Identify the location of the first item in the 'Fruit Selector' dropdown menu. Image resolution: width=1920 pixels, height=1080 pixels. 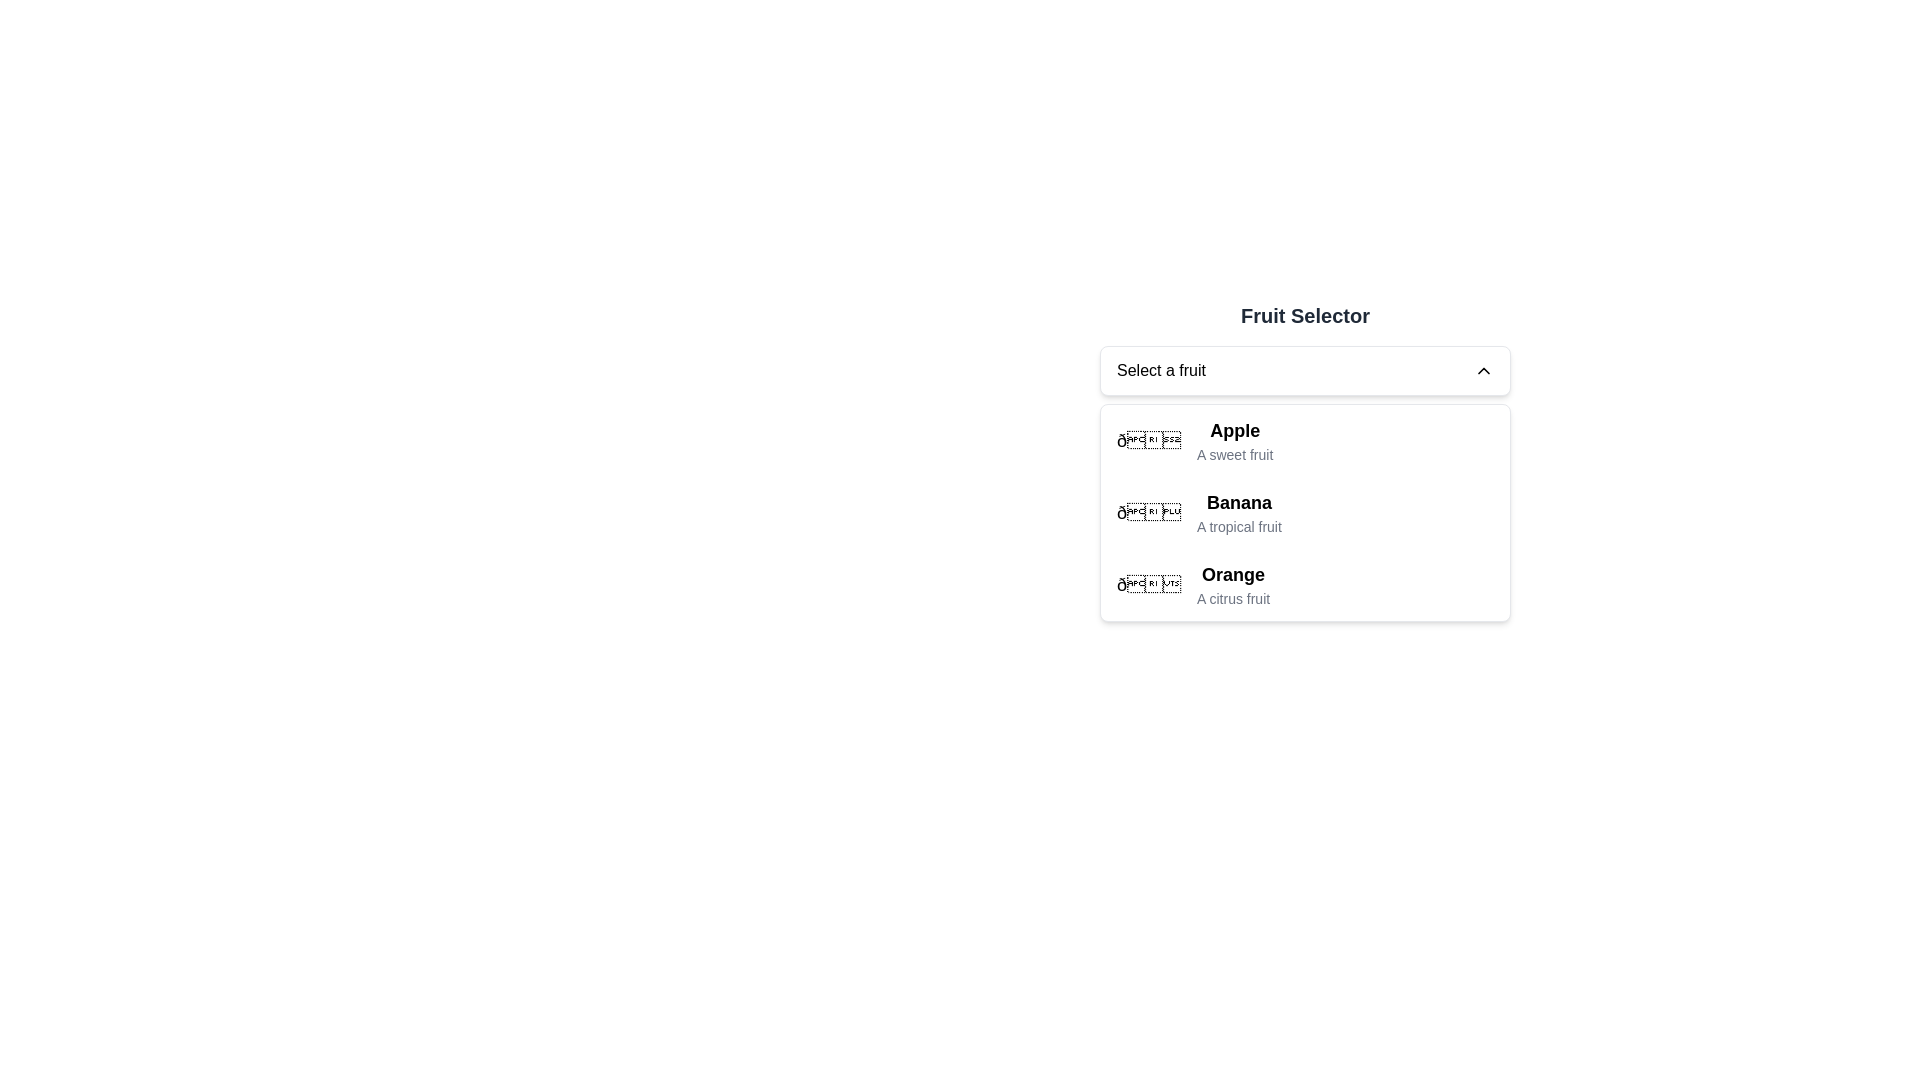
(1234, 439).